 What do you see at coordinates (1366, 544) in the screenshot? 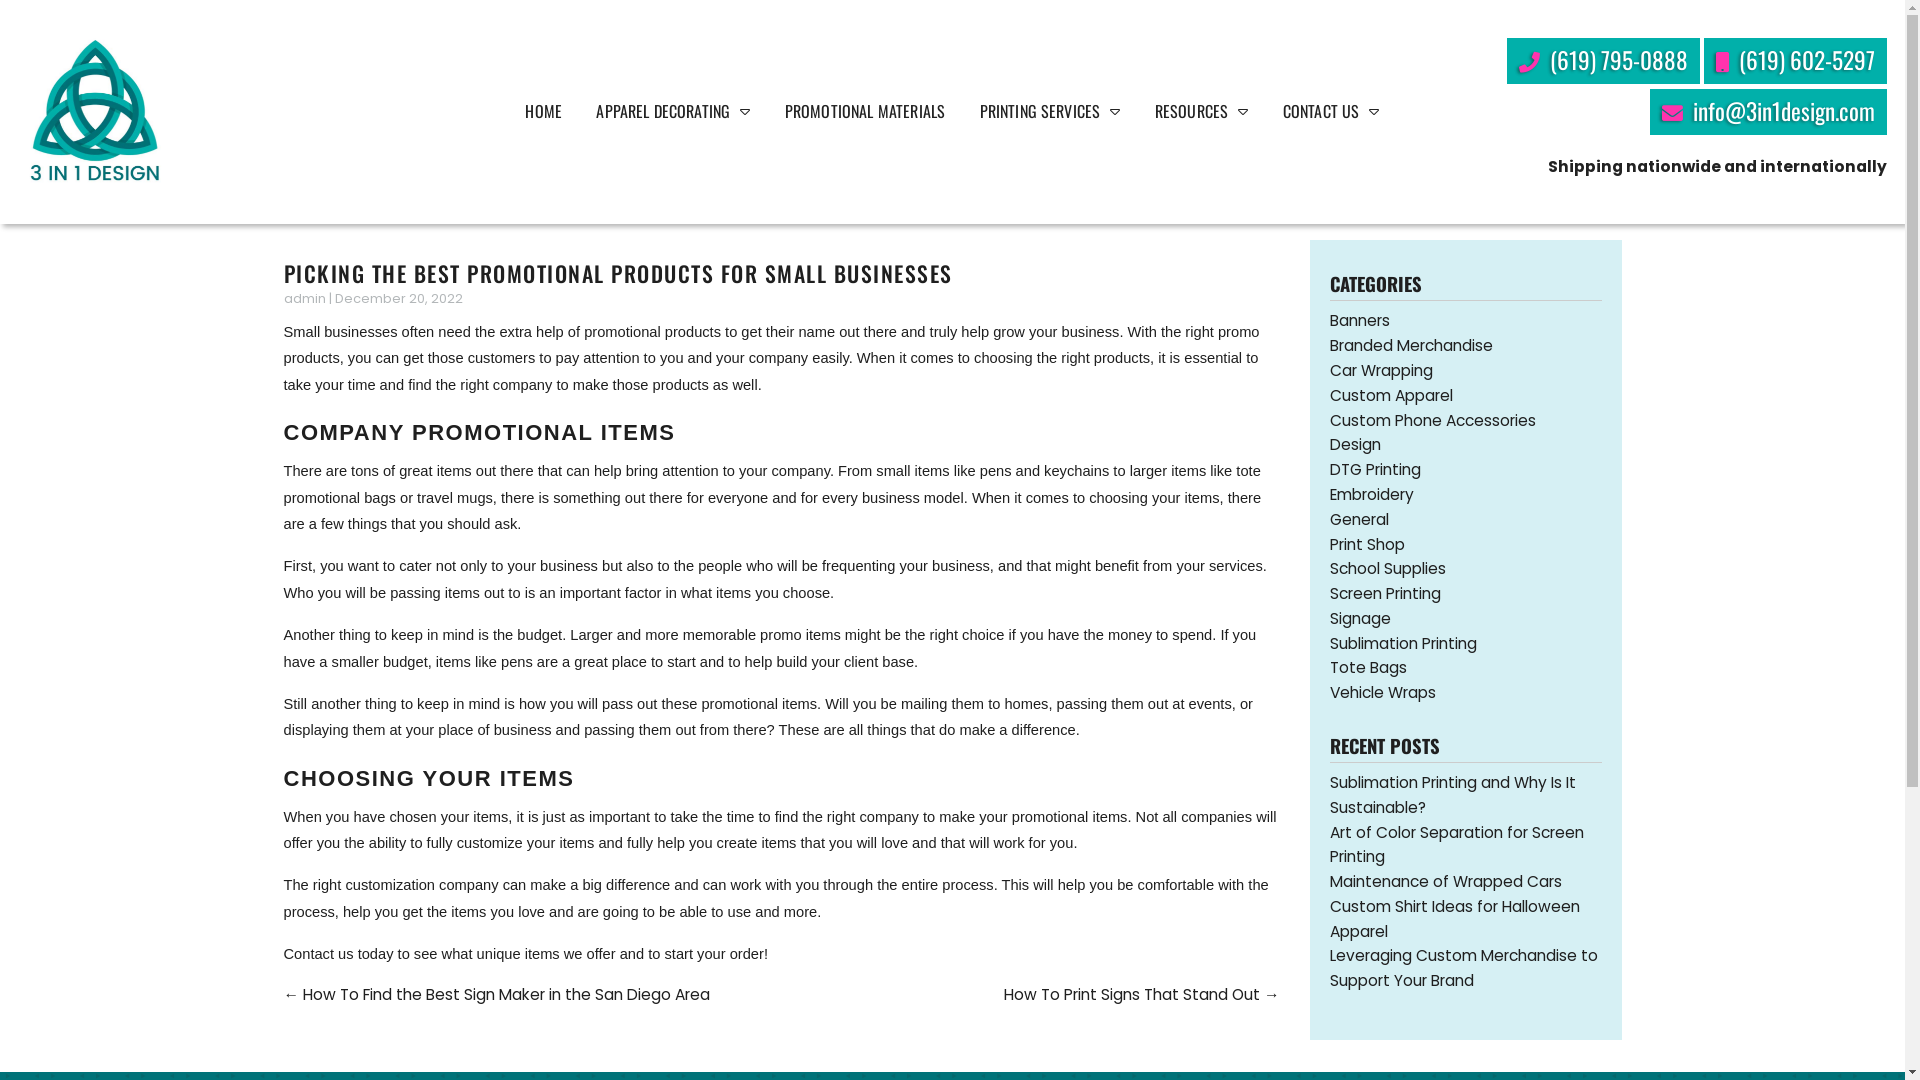
I see `'Print Shop'` at bounding box center [1366, 544].